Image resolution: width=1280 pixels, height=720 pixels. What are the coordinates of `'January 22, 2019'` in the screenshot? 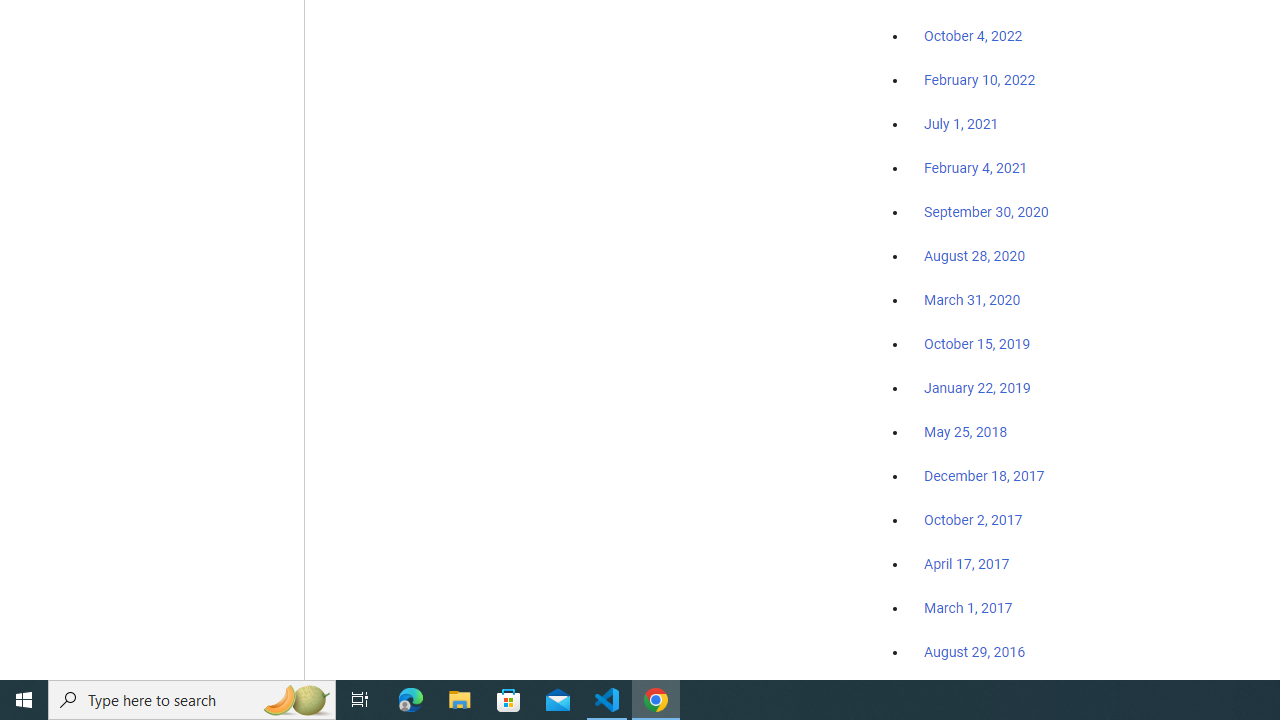 It's located at (977, 387).